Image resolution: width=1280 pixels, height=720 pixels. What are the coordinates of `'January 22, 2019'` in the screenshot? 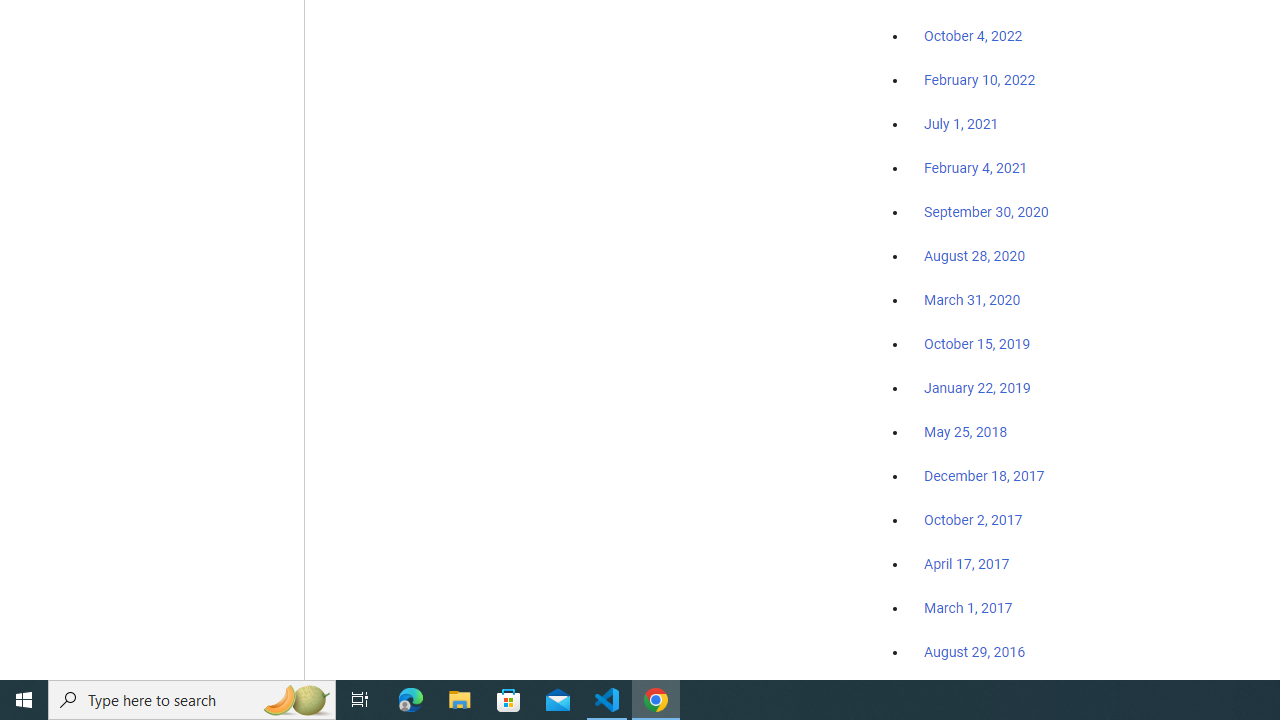 It's located at (977, 387).